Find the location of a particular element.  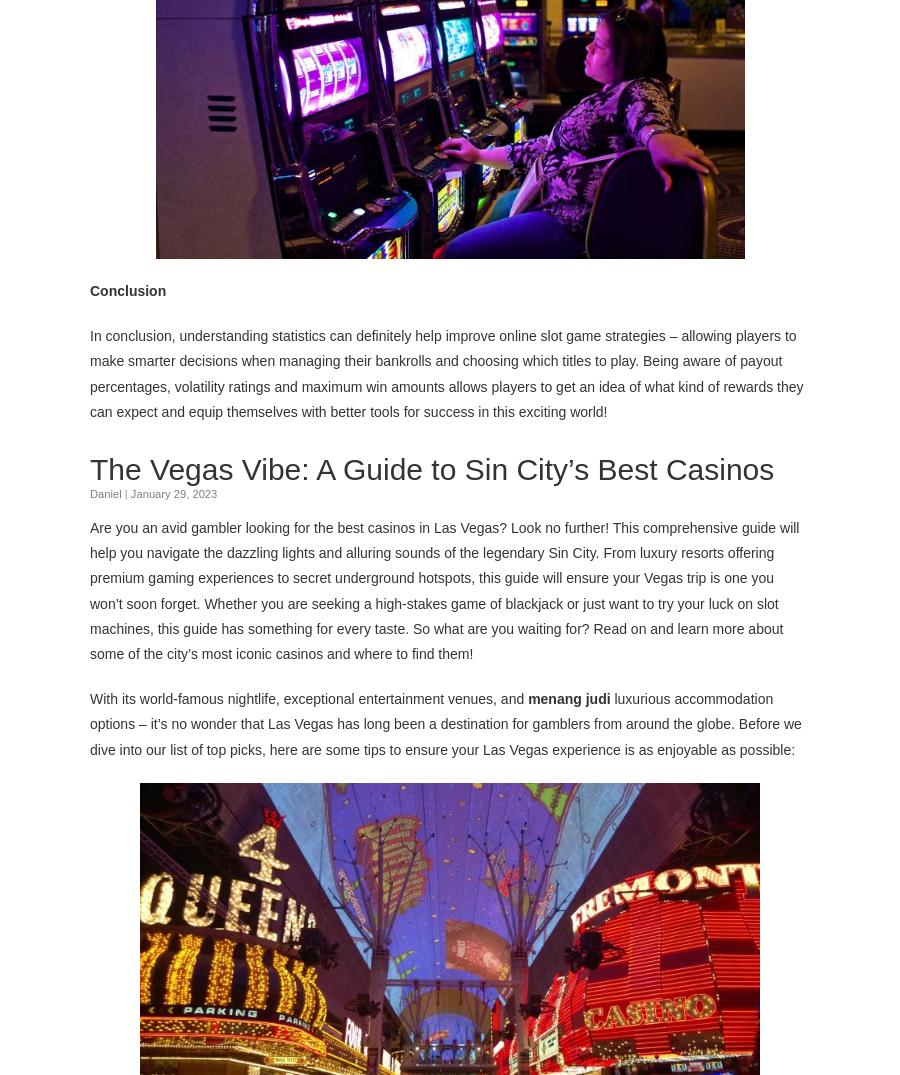

'With its world-famous nightlife, exceptional entertainment venues, and' is located at coordinates (307, 696).